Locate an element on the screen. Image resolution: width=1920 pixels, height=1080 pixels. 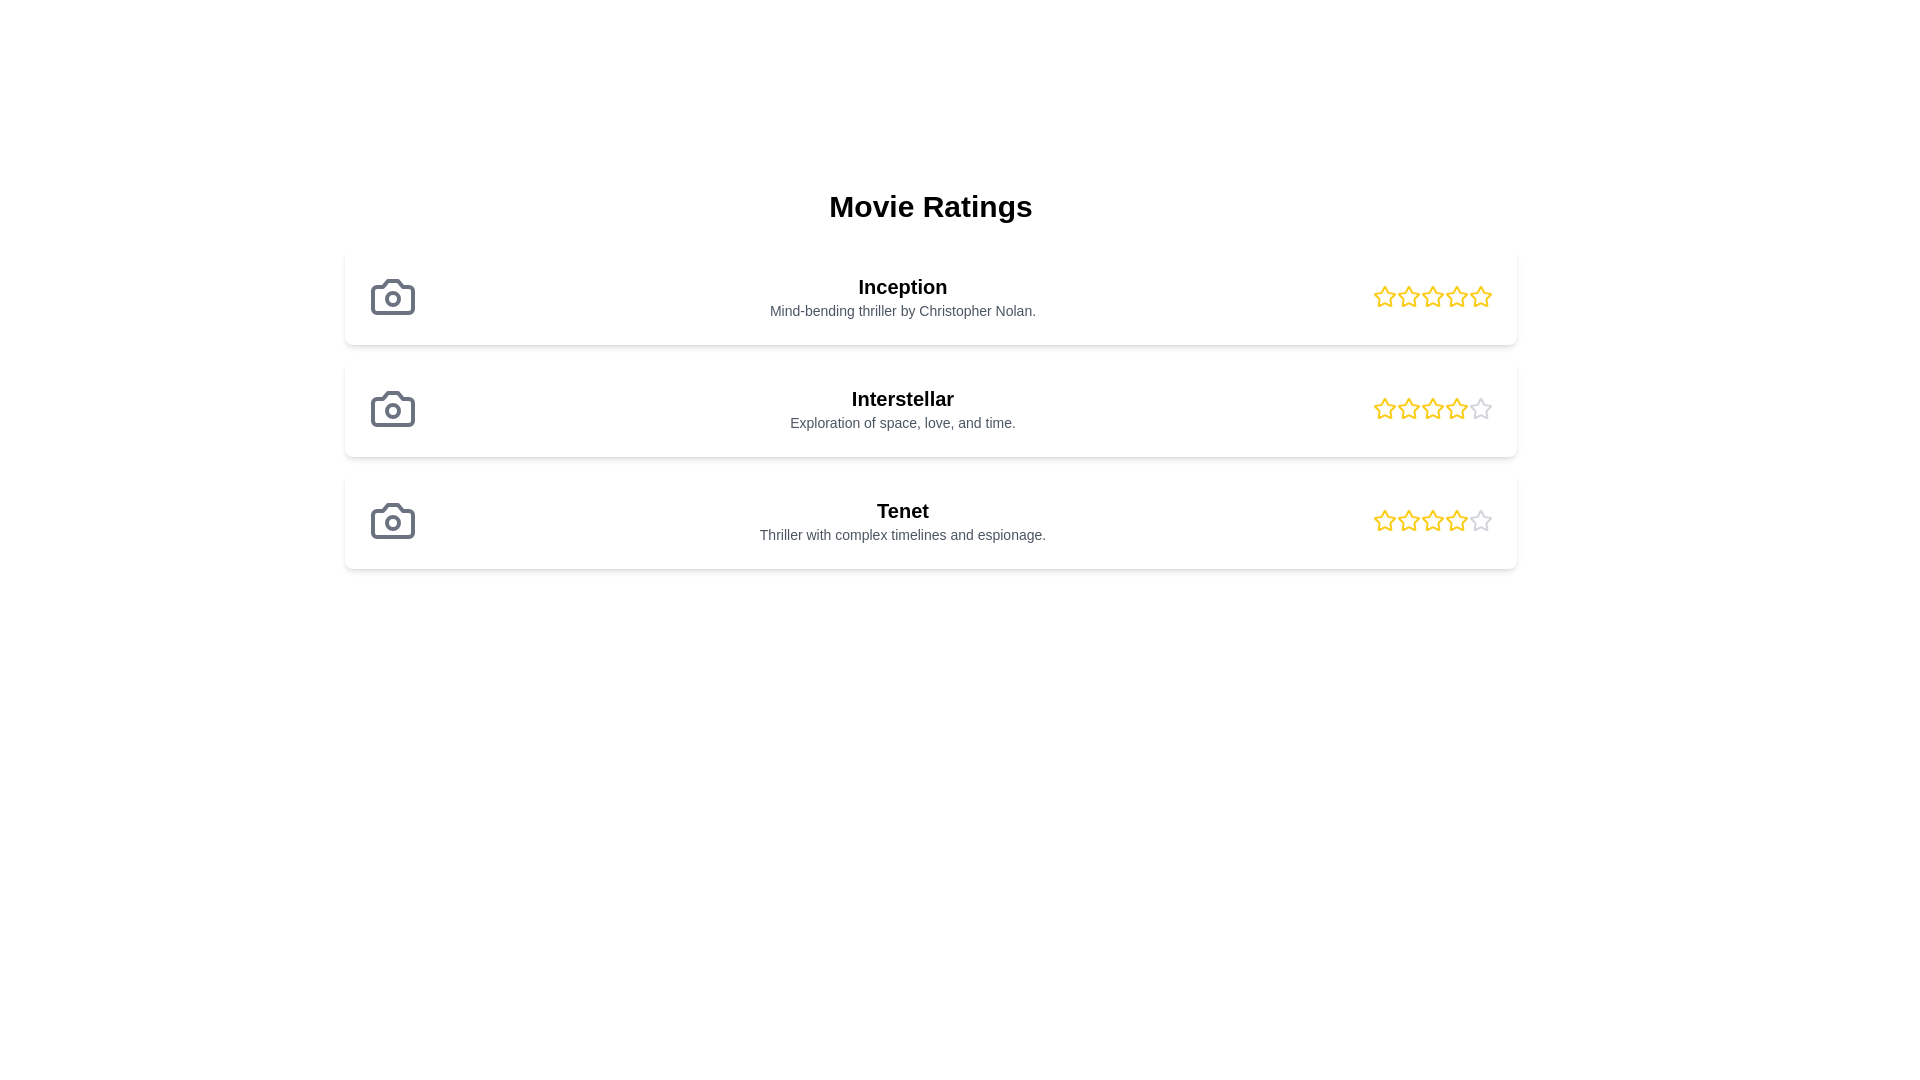
the third star is located at coordinates (1457, 407).